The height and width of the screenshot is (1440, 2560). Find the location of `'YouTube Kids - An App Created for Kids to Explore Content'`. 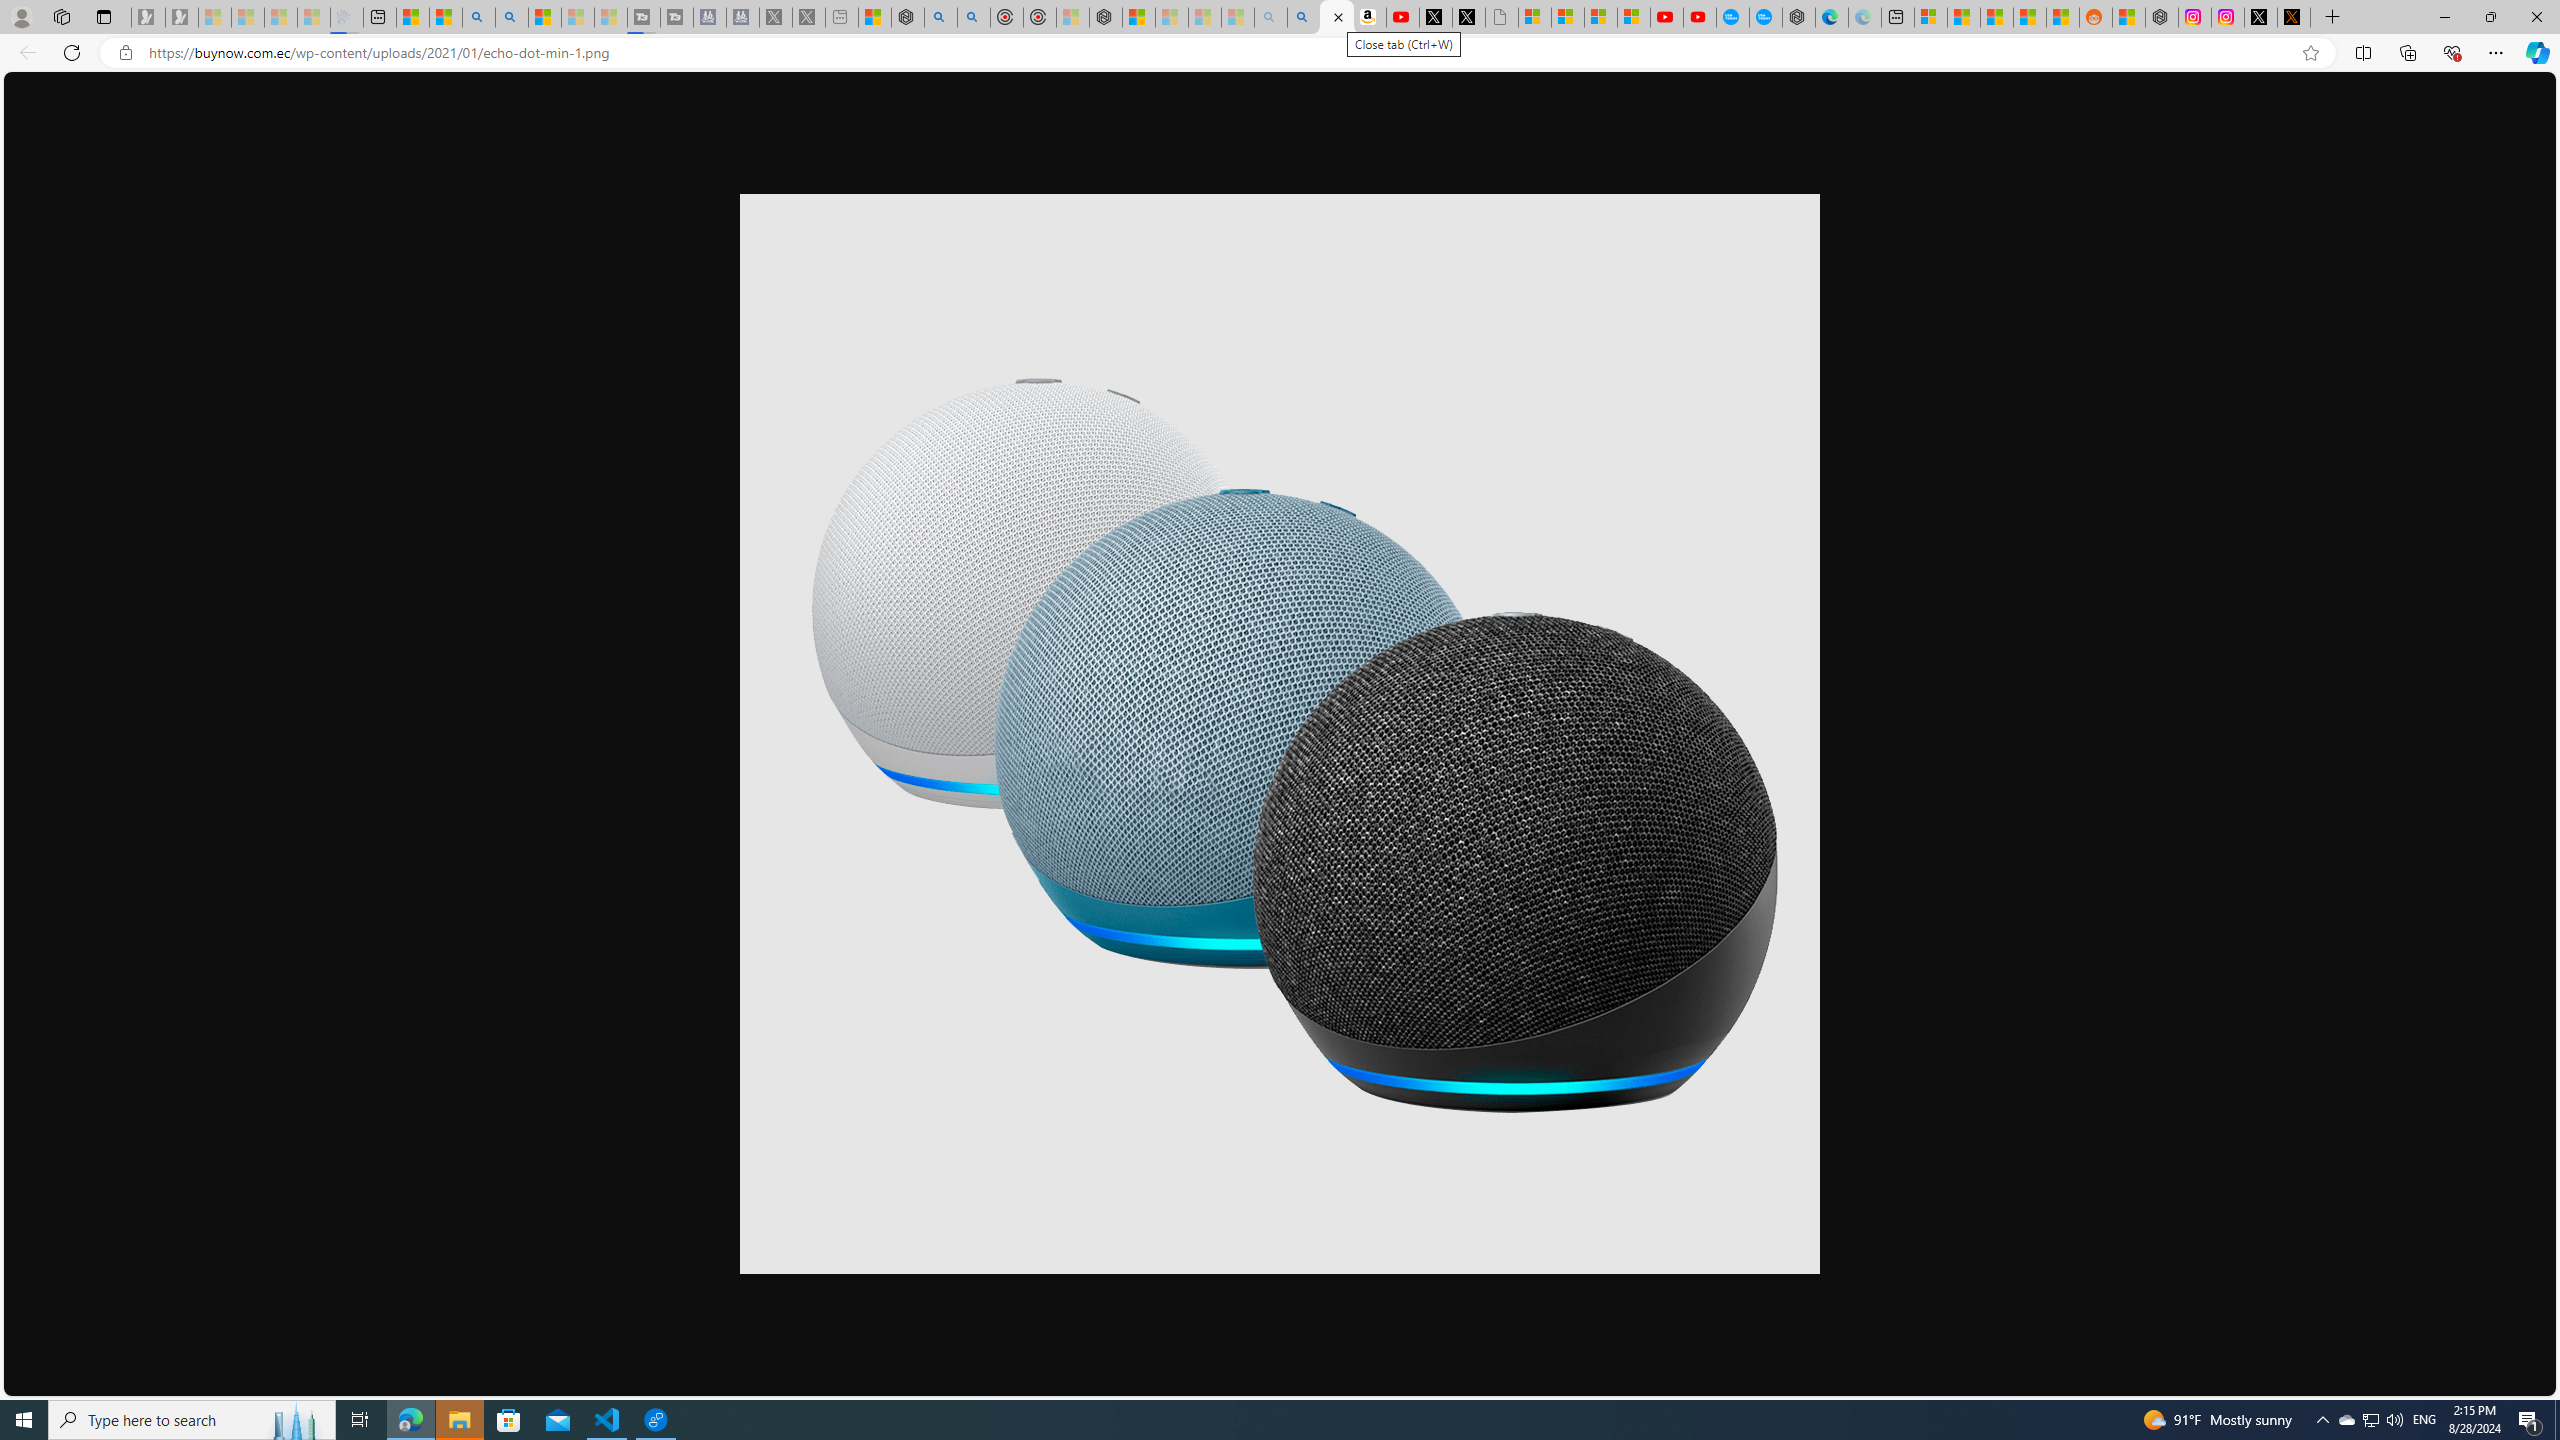

'YouTube Kids - An App Created for Kids to Explore Content' is located at coordinates (1699, 16).